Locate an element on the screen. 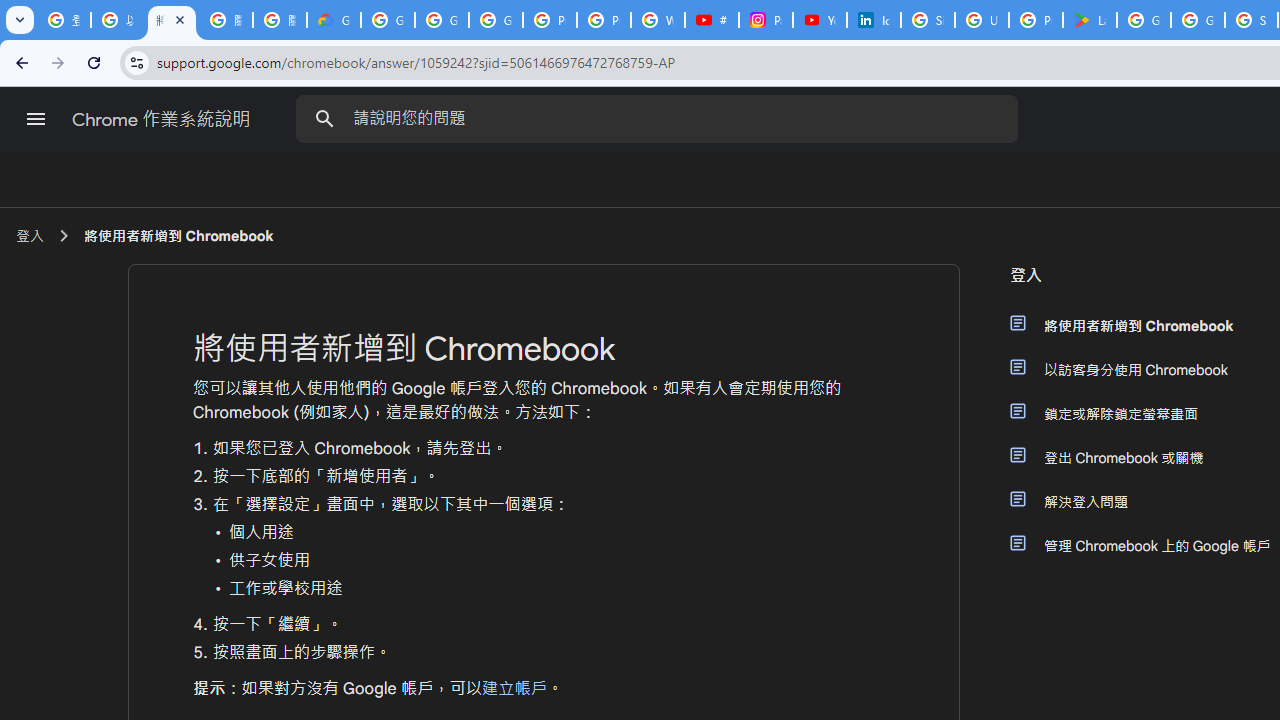  'Close' is located at coordinates (180, 19).